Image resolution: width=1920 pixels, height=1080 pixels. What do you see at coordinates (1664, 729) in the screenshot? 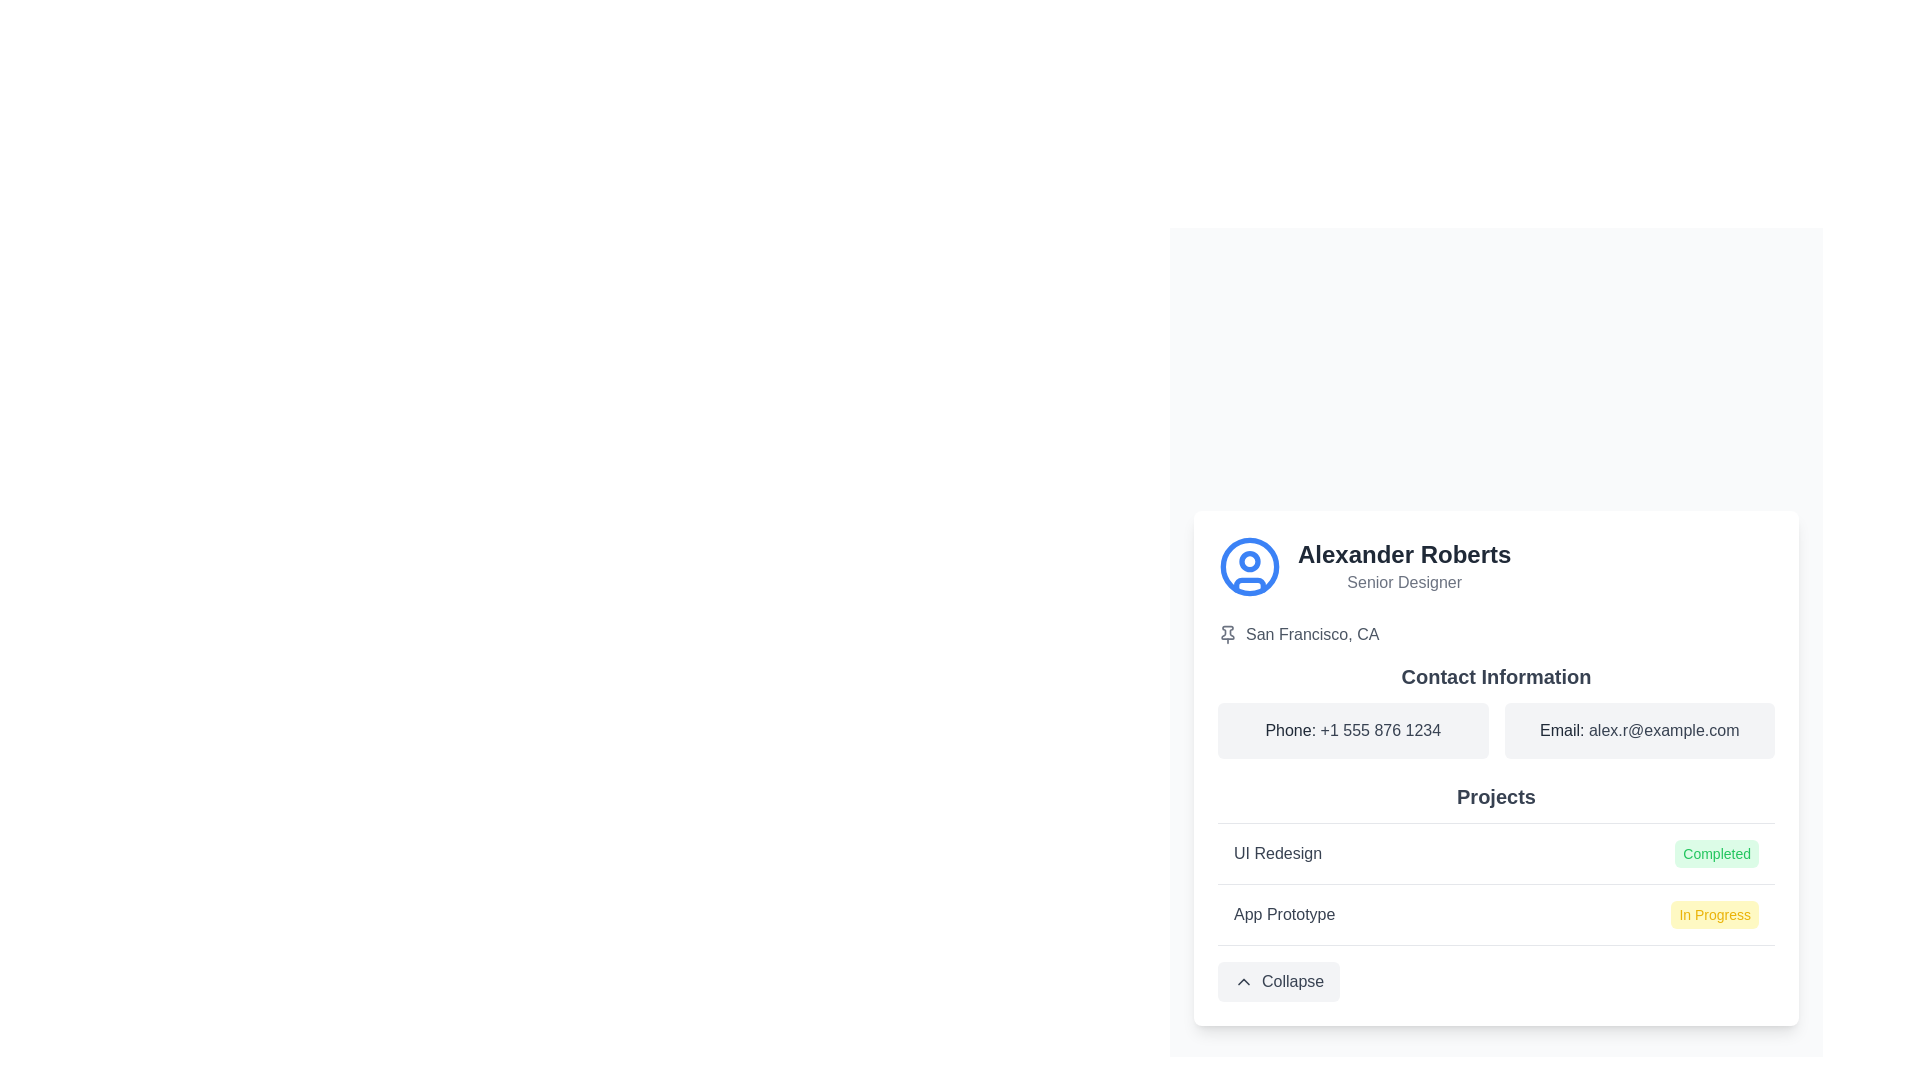
I see `the static text displaying 'alex.r@example.com', which is located to the right of the 'Email:' label in the 'Contact Information' section` at bounding box center [1664, 729].